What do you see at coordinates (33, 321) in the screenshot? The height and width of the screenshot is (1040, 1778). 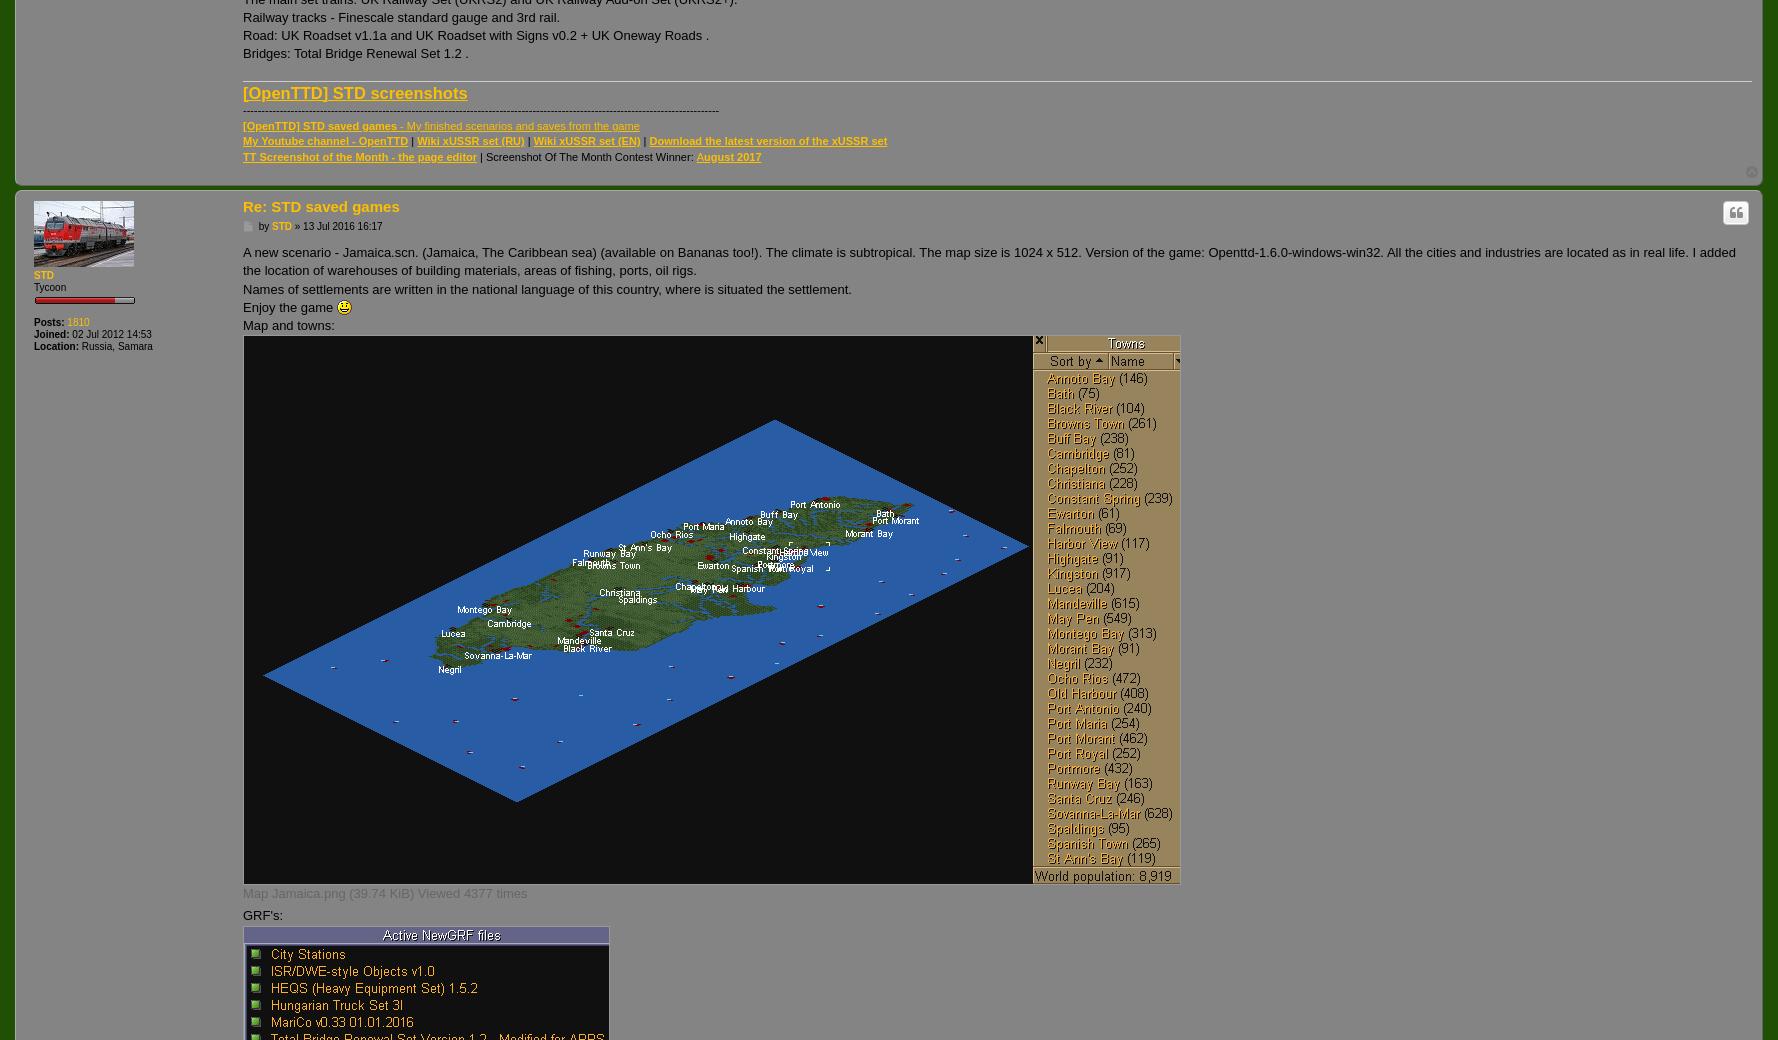 I see `'Posts:'` at bounding box center [33, 321].